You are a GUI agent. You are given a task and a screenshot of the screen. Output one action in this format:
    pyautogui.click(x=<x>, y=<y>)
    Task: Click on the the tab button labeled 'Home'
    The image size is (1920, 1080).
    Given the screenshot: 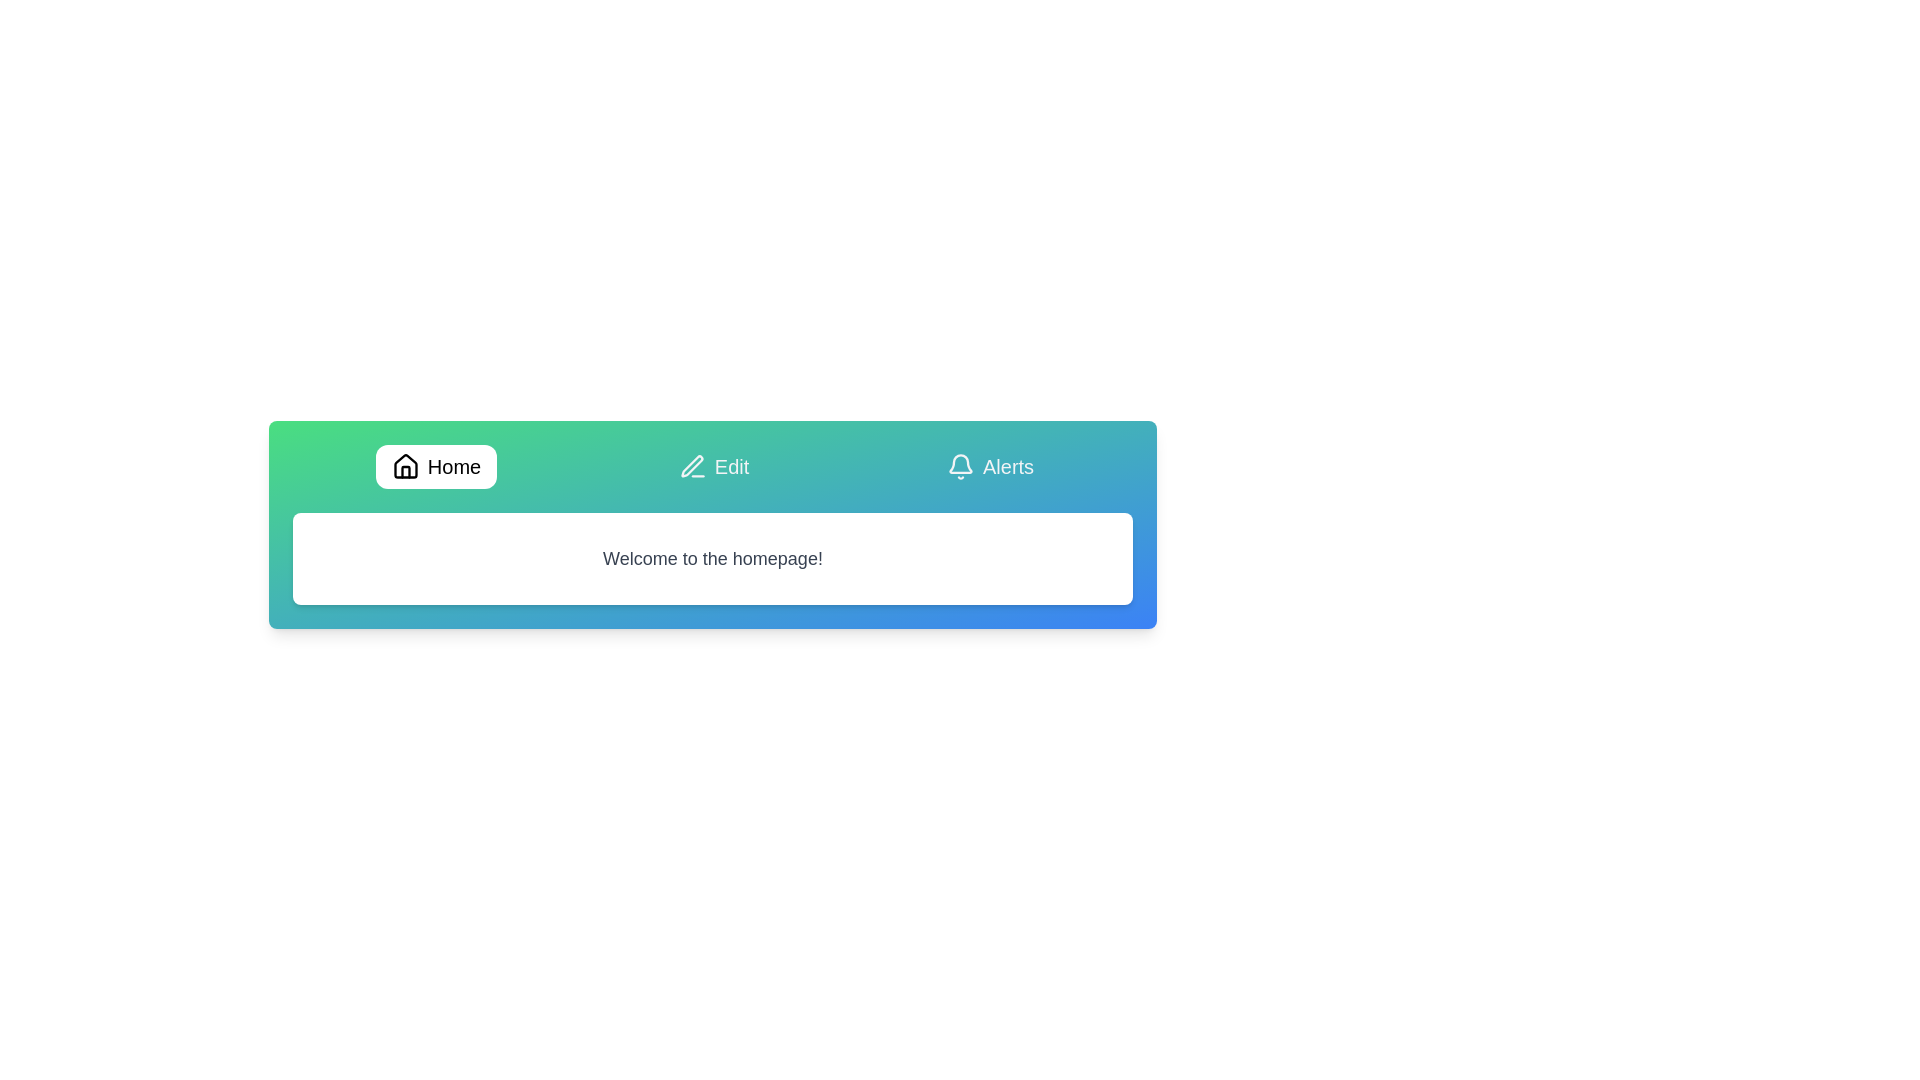 What is the action you would take?
    pyautogui.click(x=435, y=466)
    